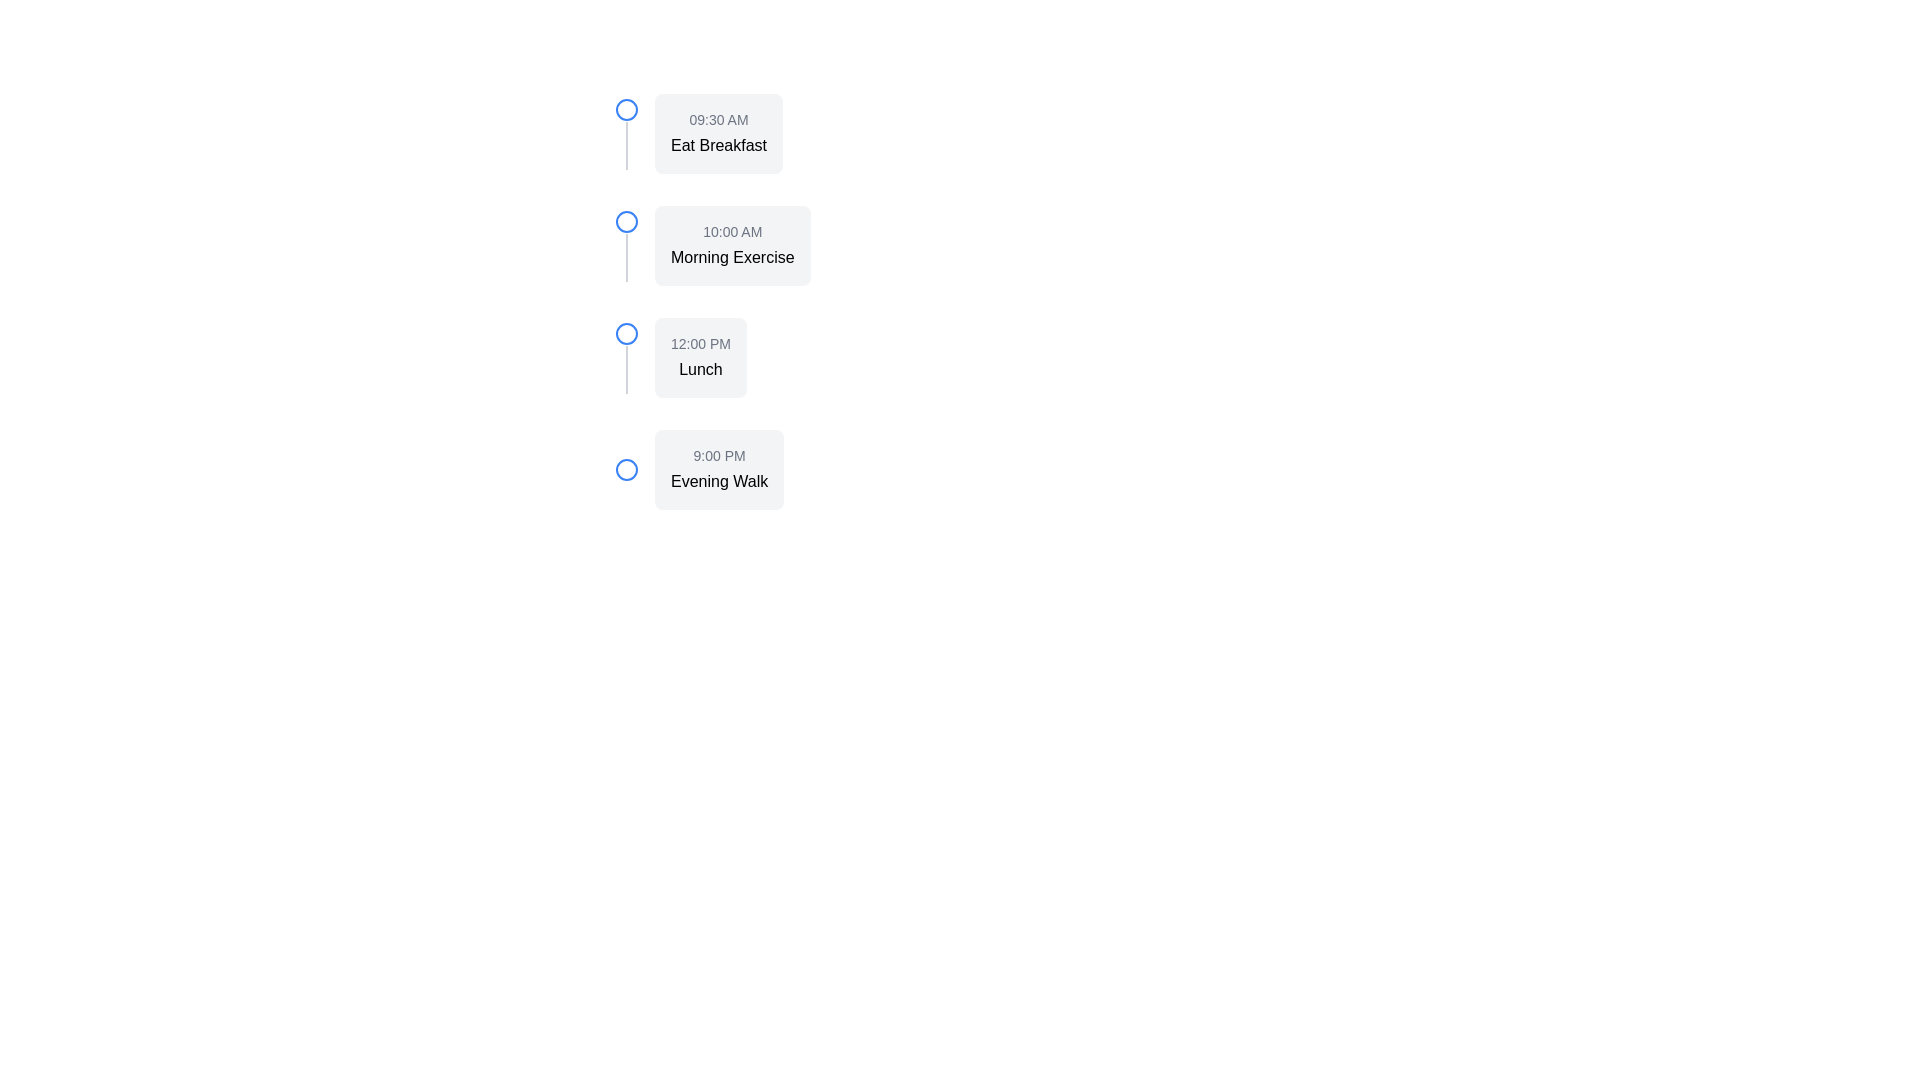 The height and width of the screenshot is (1080, 1920). What do you see at coordinates (626, 222) in the screenshot?
I see `the circle icon representing the 'Morning Exercise' event at '10:00 AM' in the vertical timeline interface` at bounding box center [626, 222].